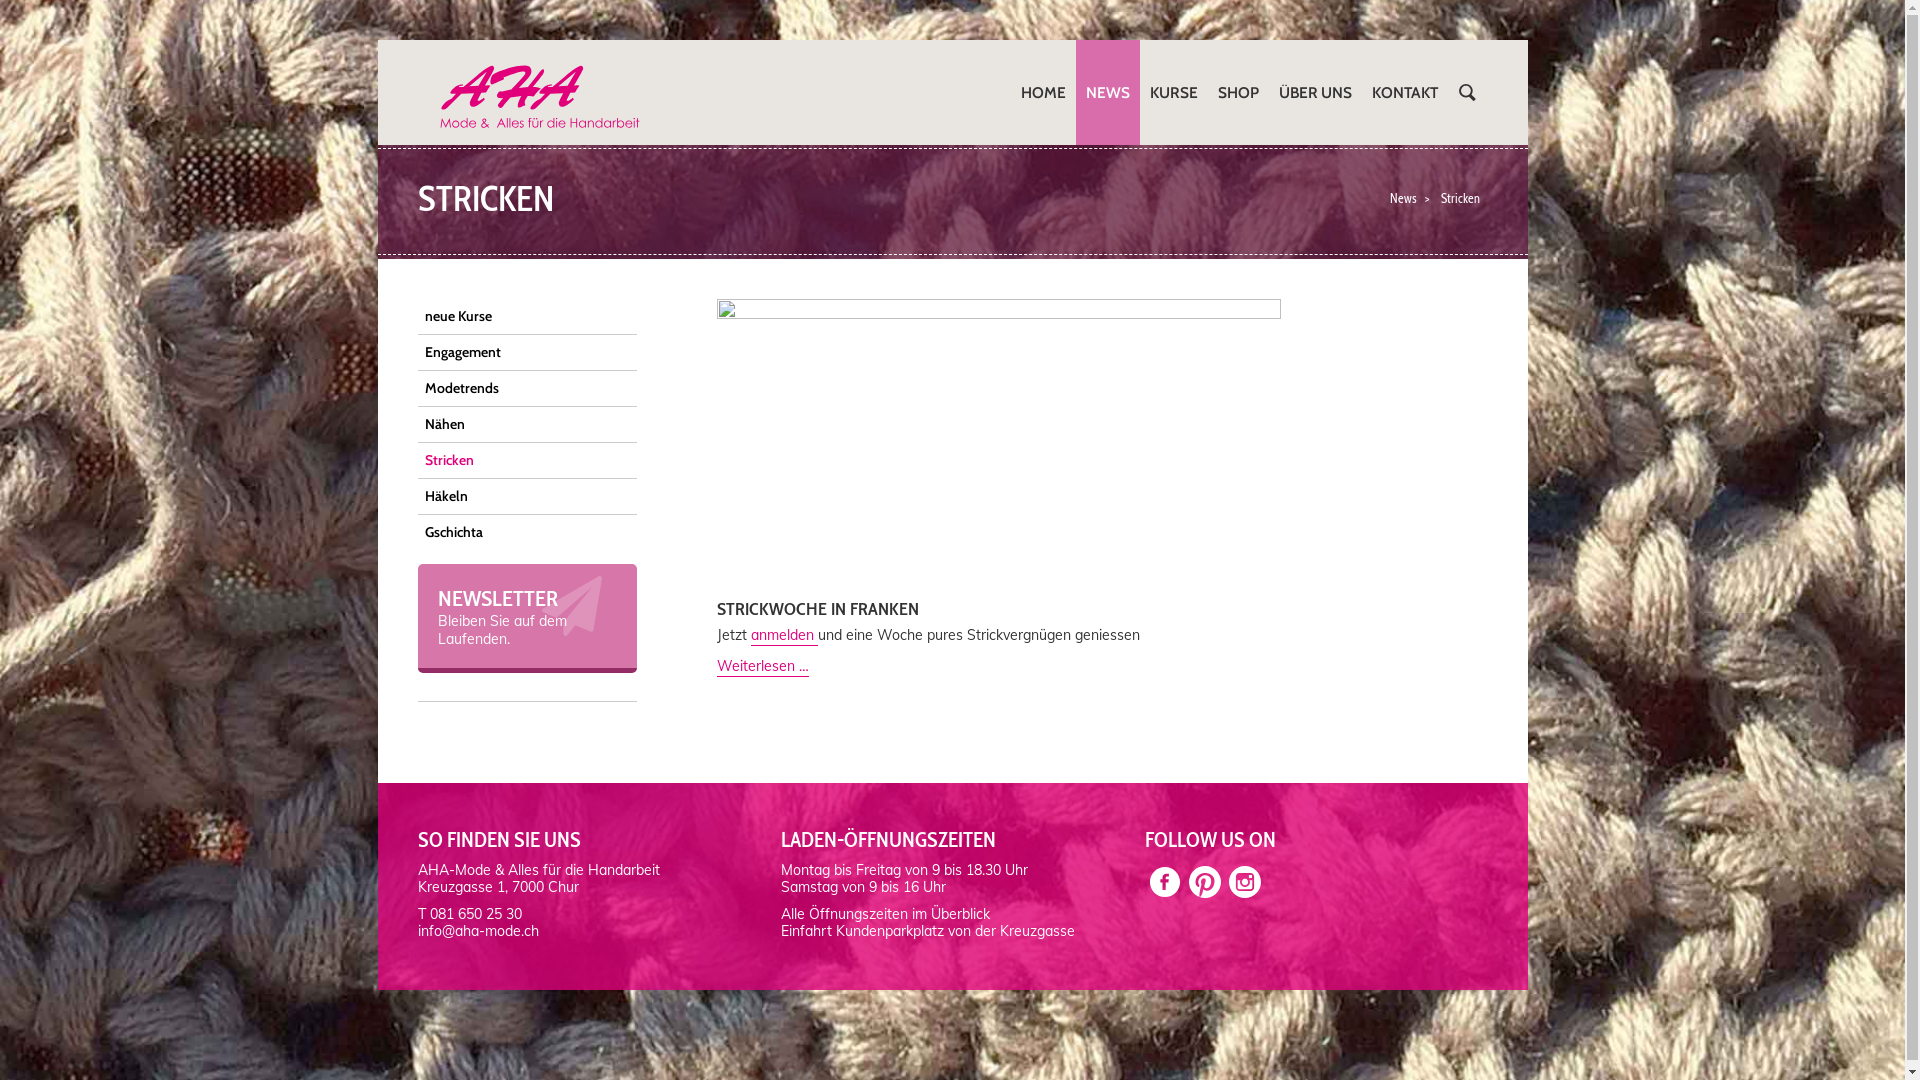 This screenshot has height=1080, width=1920. Describe the element at coordinates (1404, 92) in the screenshot. I see `'KONTAKT'` at that location.